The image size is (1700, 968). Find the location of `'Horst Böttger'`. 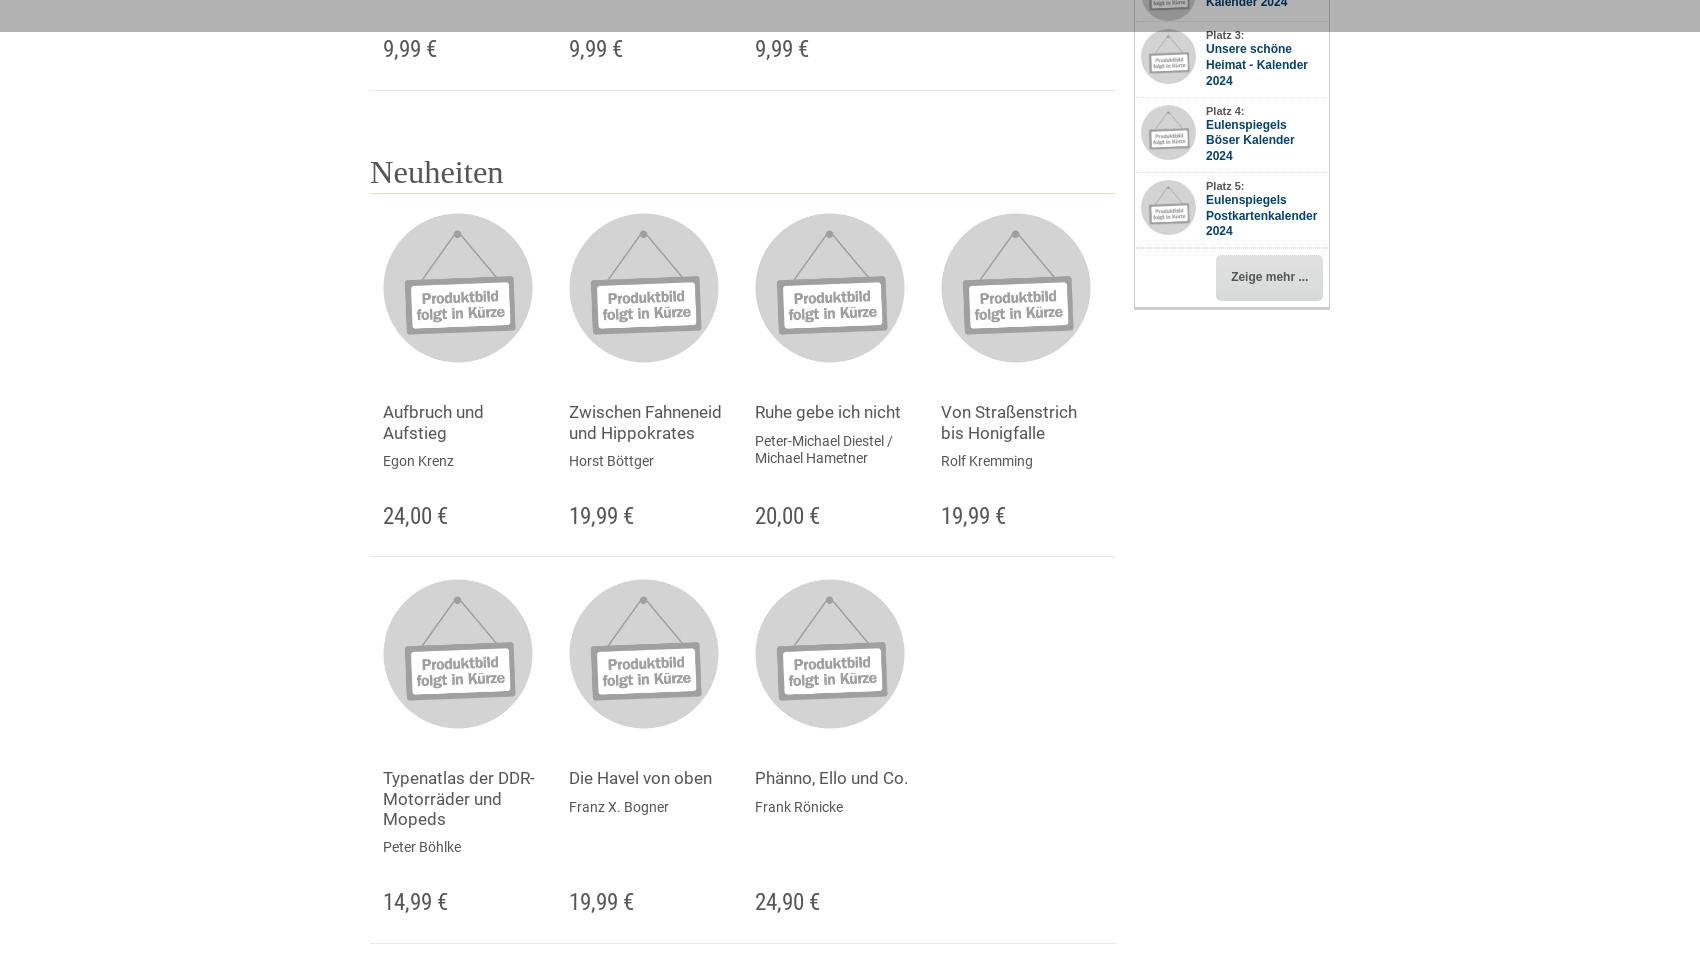

'Horst Böttger' is located at coordinates (610, 458).